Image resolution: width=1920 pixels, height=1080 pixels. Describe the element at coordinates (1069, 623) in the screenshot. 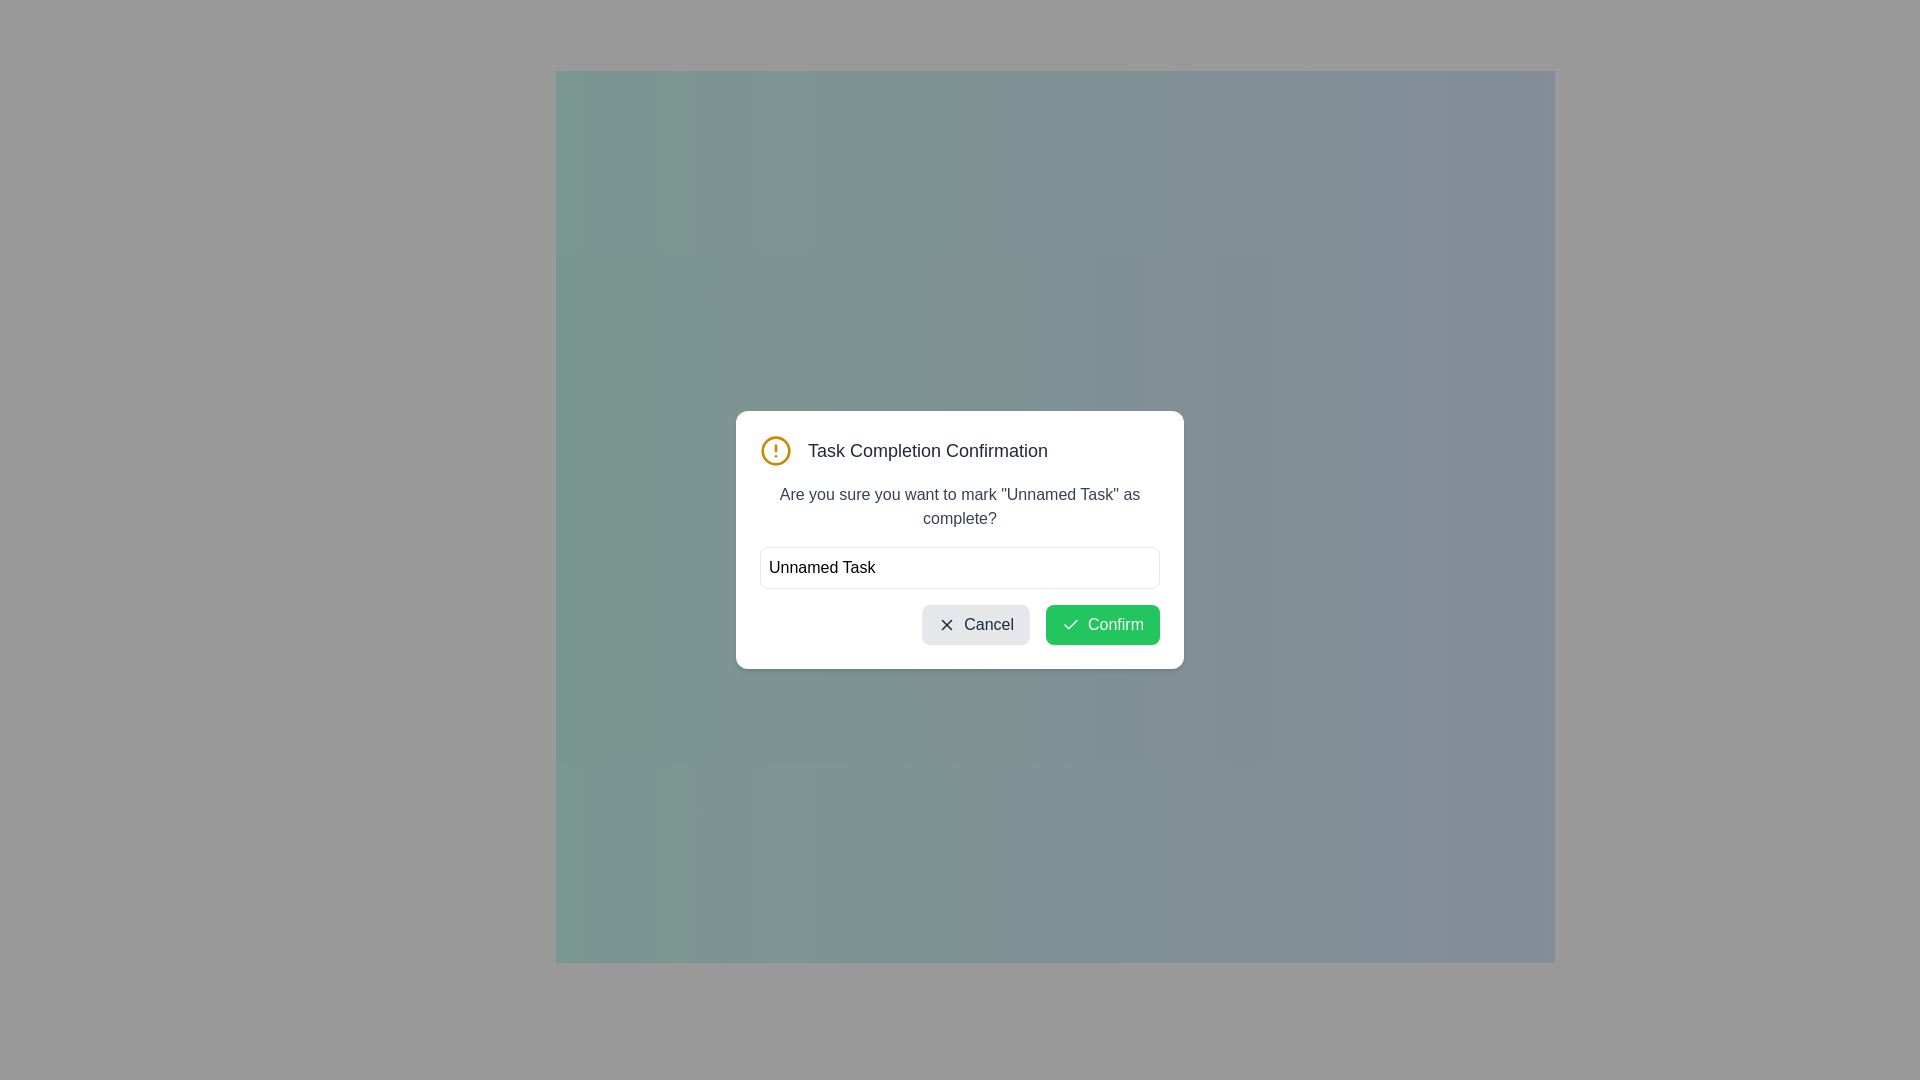

I see `the behavior of the decorative icon located to the left of the 'Confirm' button, which is positioned at the bottom-right area of the confirmation dialog box` at that location.